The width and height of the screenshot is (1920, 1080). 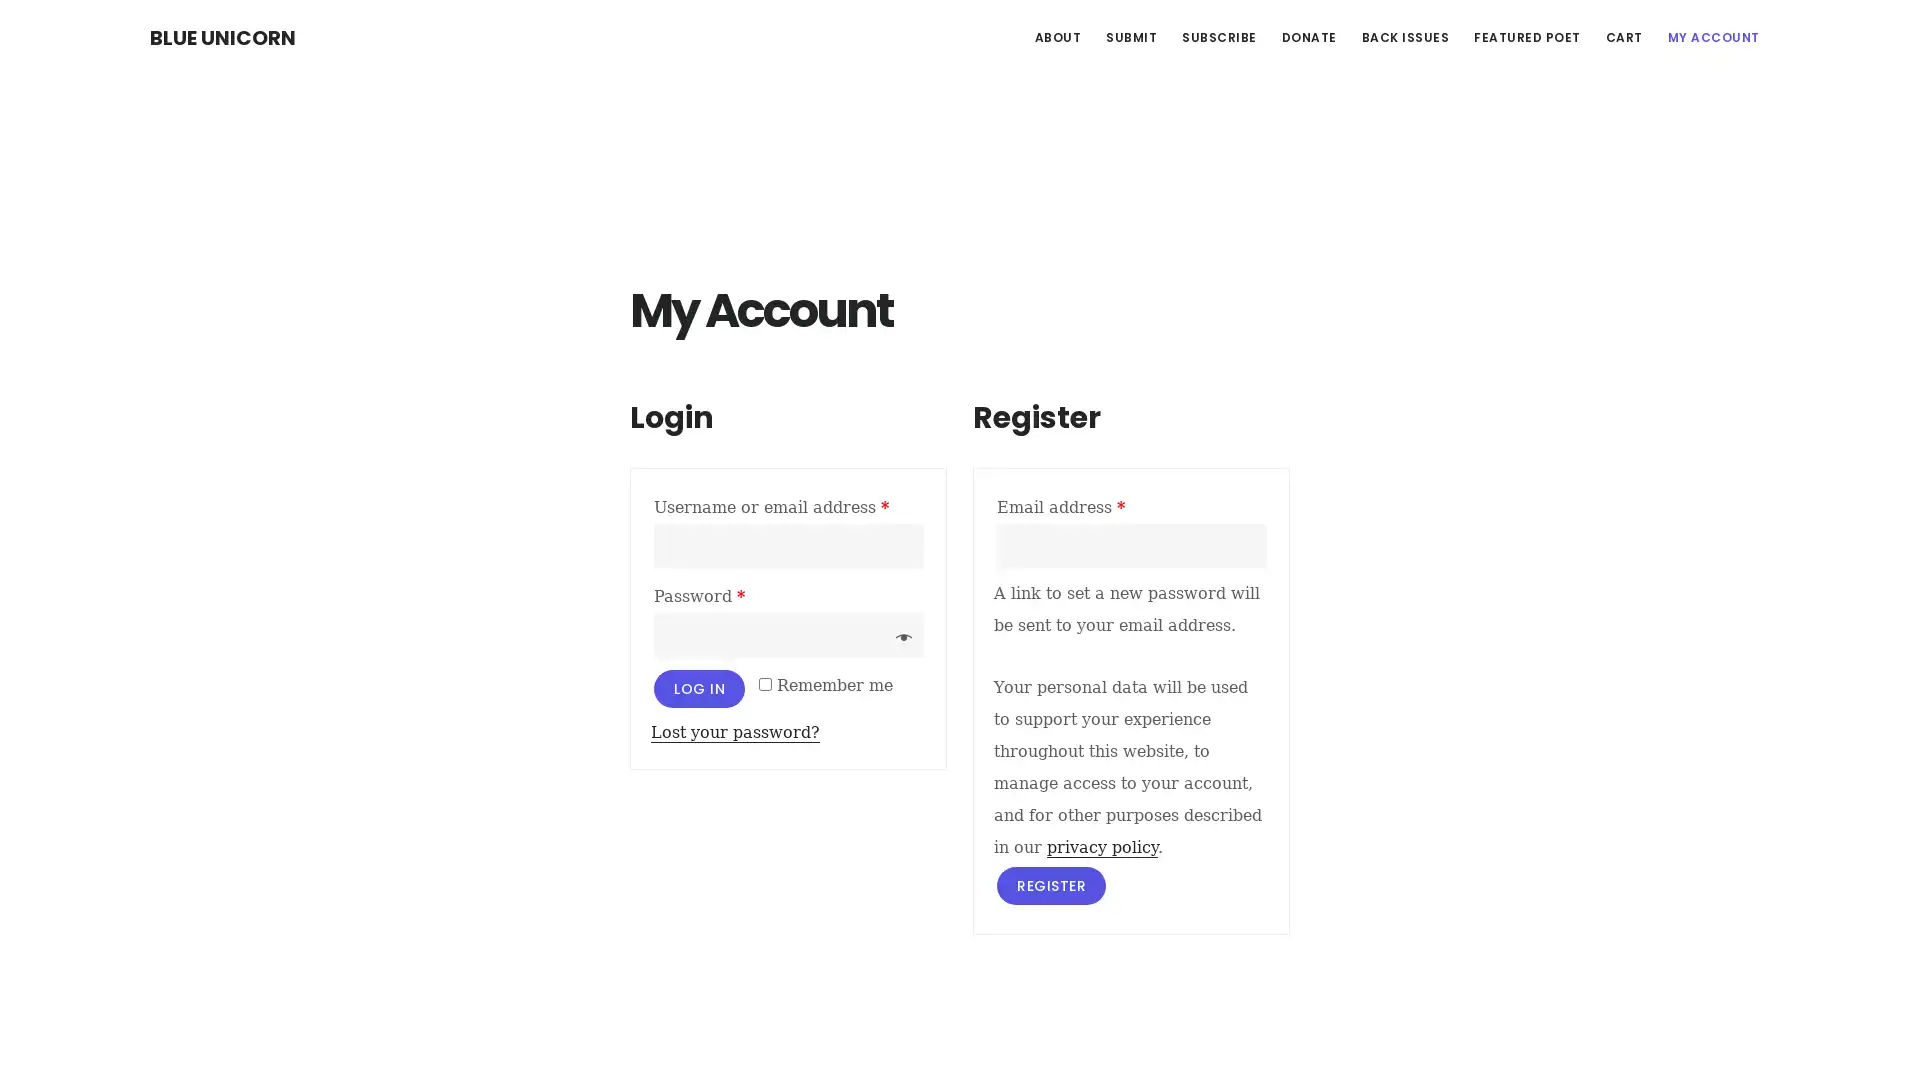 What do you see at coordinates (699, 686) in the screenshot?
I see `LOG IN` at bounding box center [699, 686].